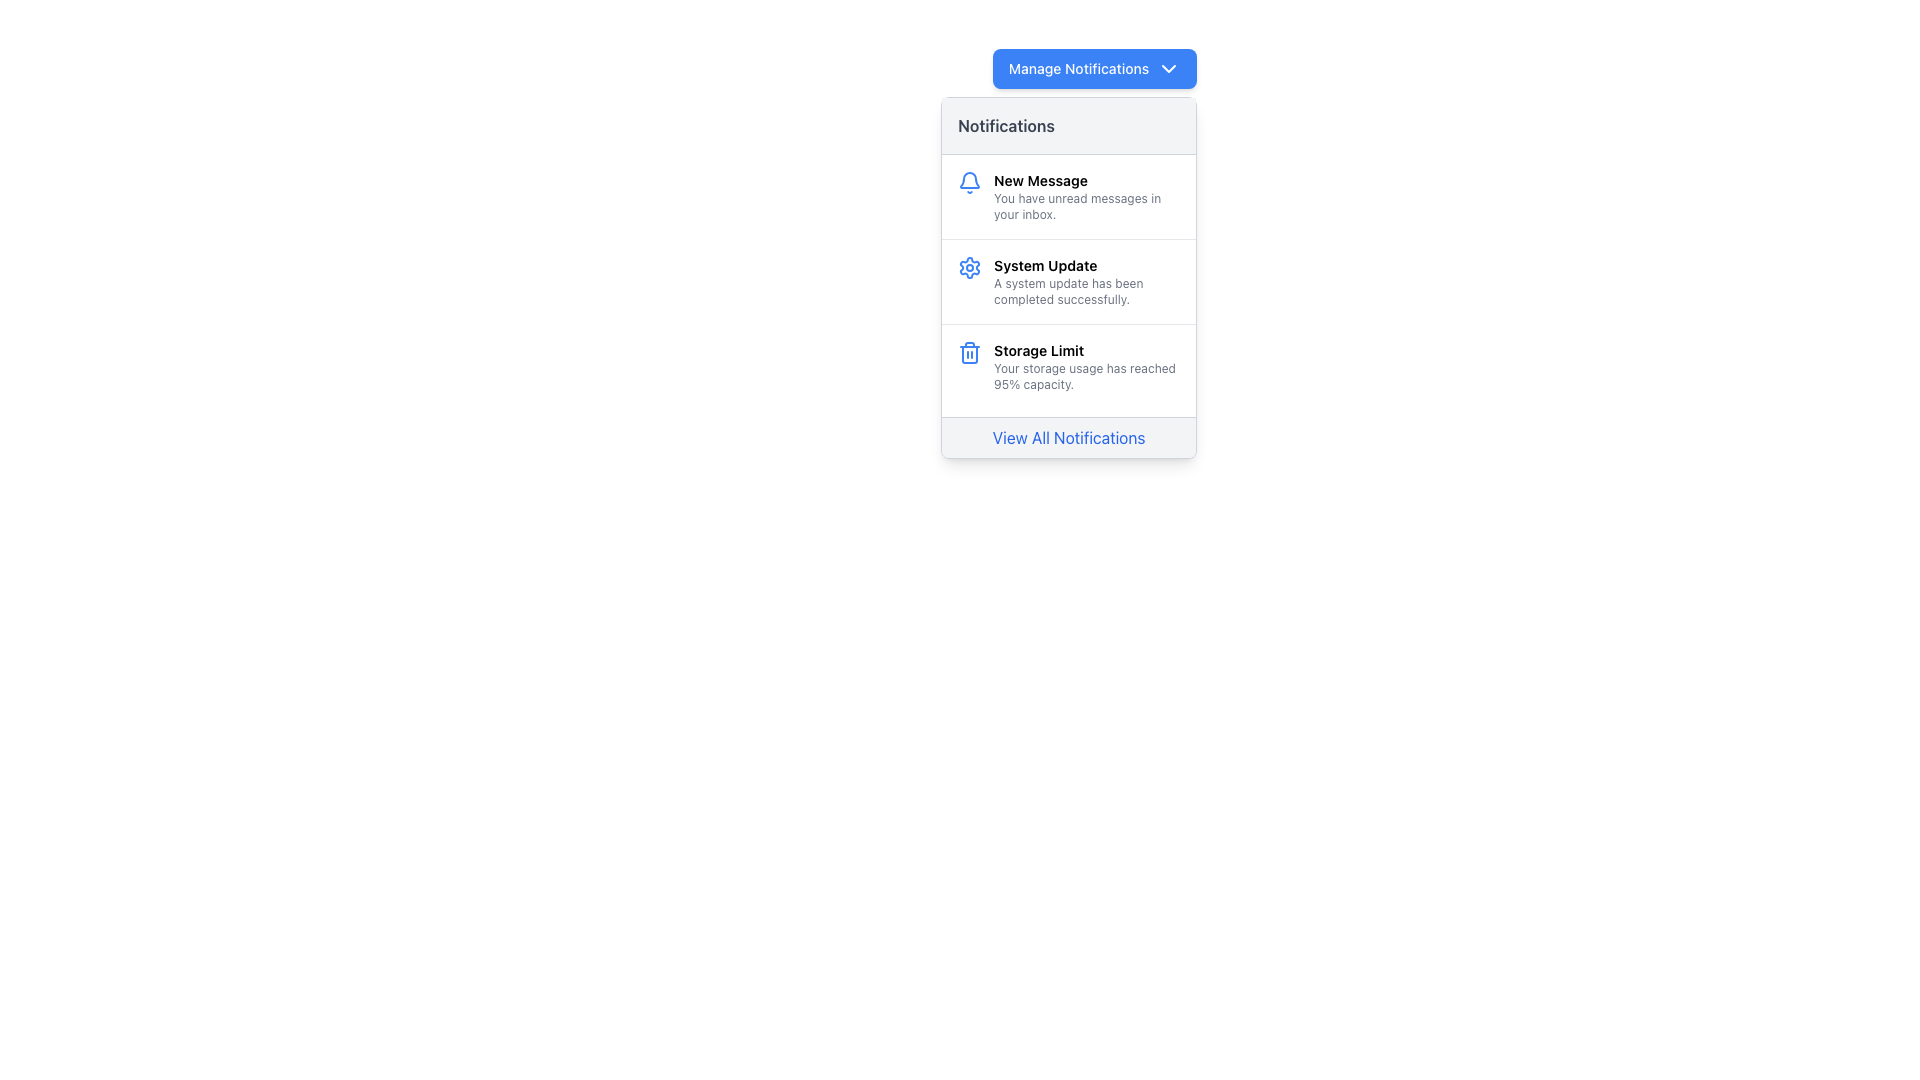  Describe the element at coordinates (1086, 377) in the screenshot. I see `information from the Text Label indicating that the storage usage has reached 95% of the available capacity, positioned below the 'Storage Limit' label within the notification card` at that location.